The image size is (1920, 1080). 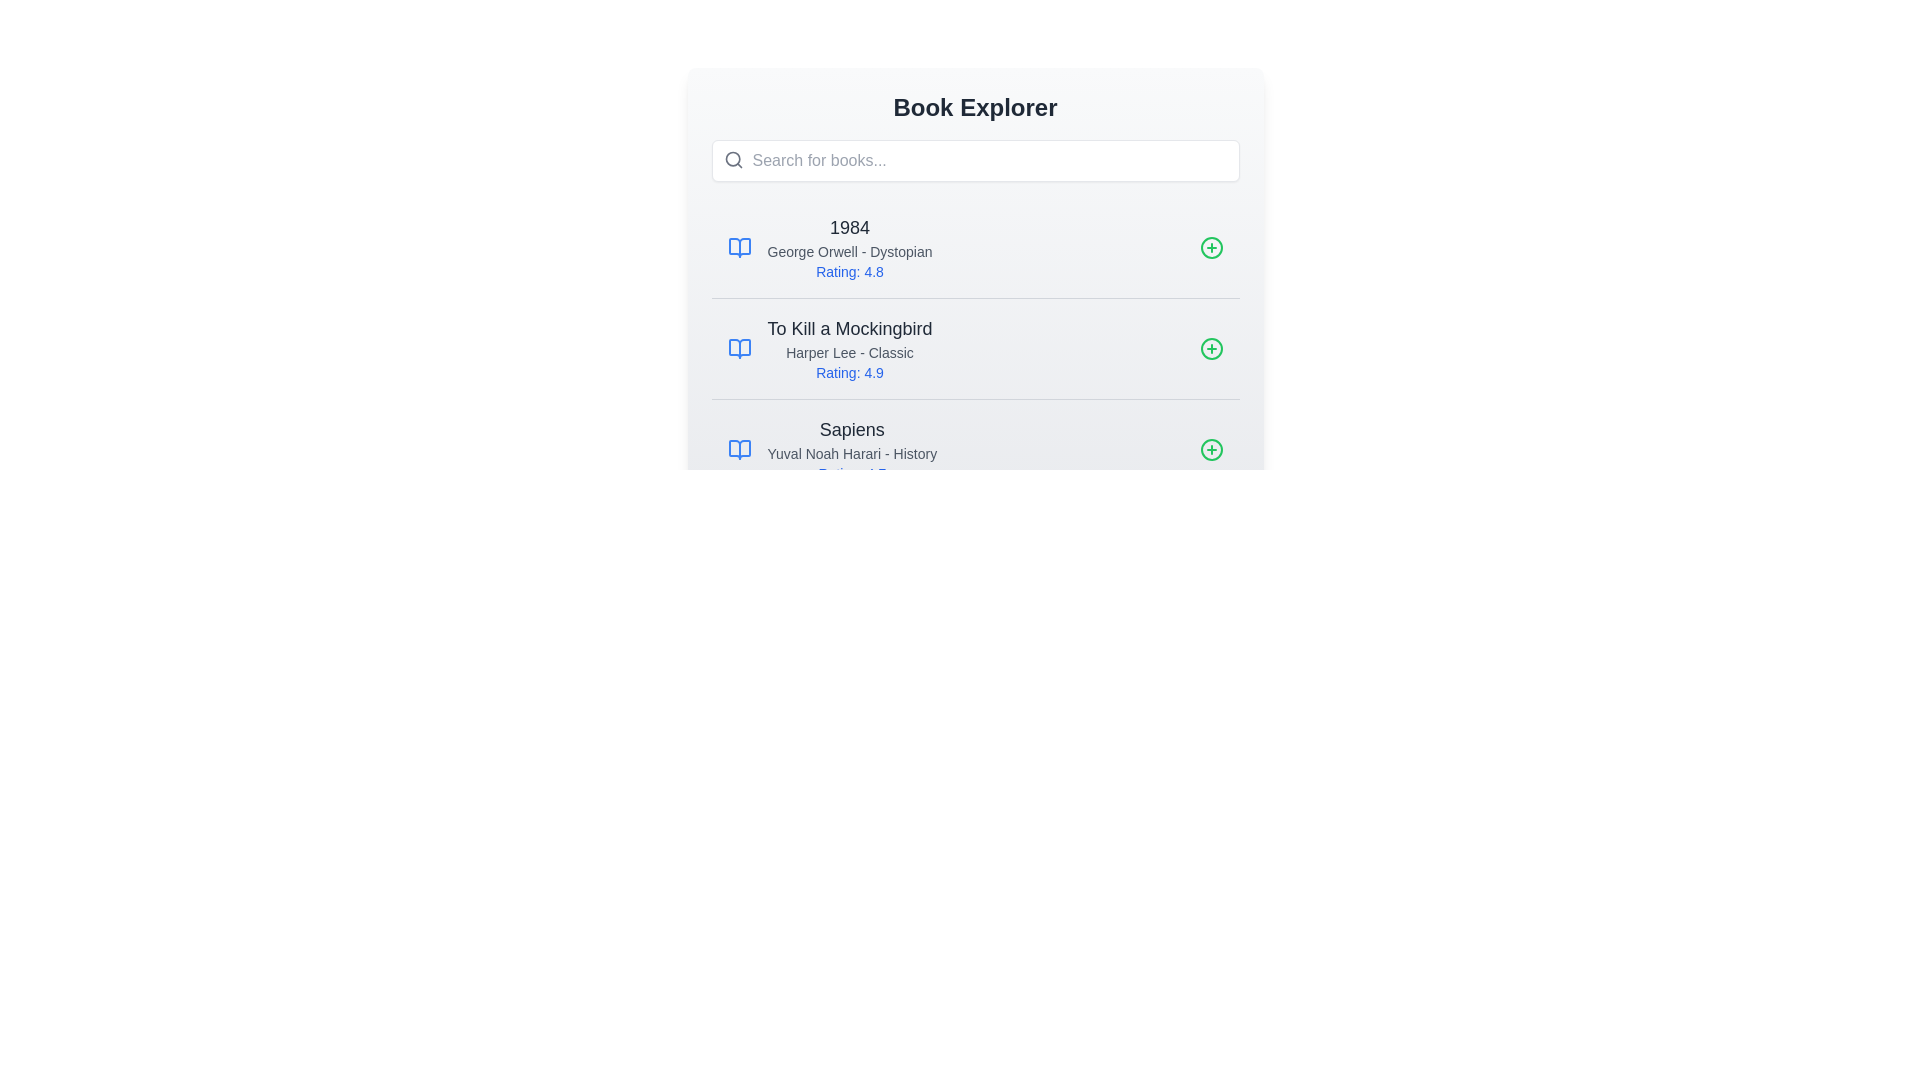 What do you see at coordinates (738, 450) in the screenshot?
I see `the open book icon with a blue outline that is positioned above the plus icon, next to the text '1984' in the first entry of the vertical list` at bounding box center [738, 450].